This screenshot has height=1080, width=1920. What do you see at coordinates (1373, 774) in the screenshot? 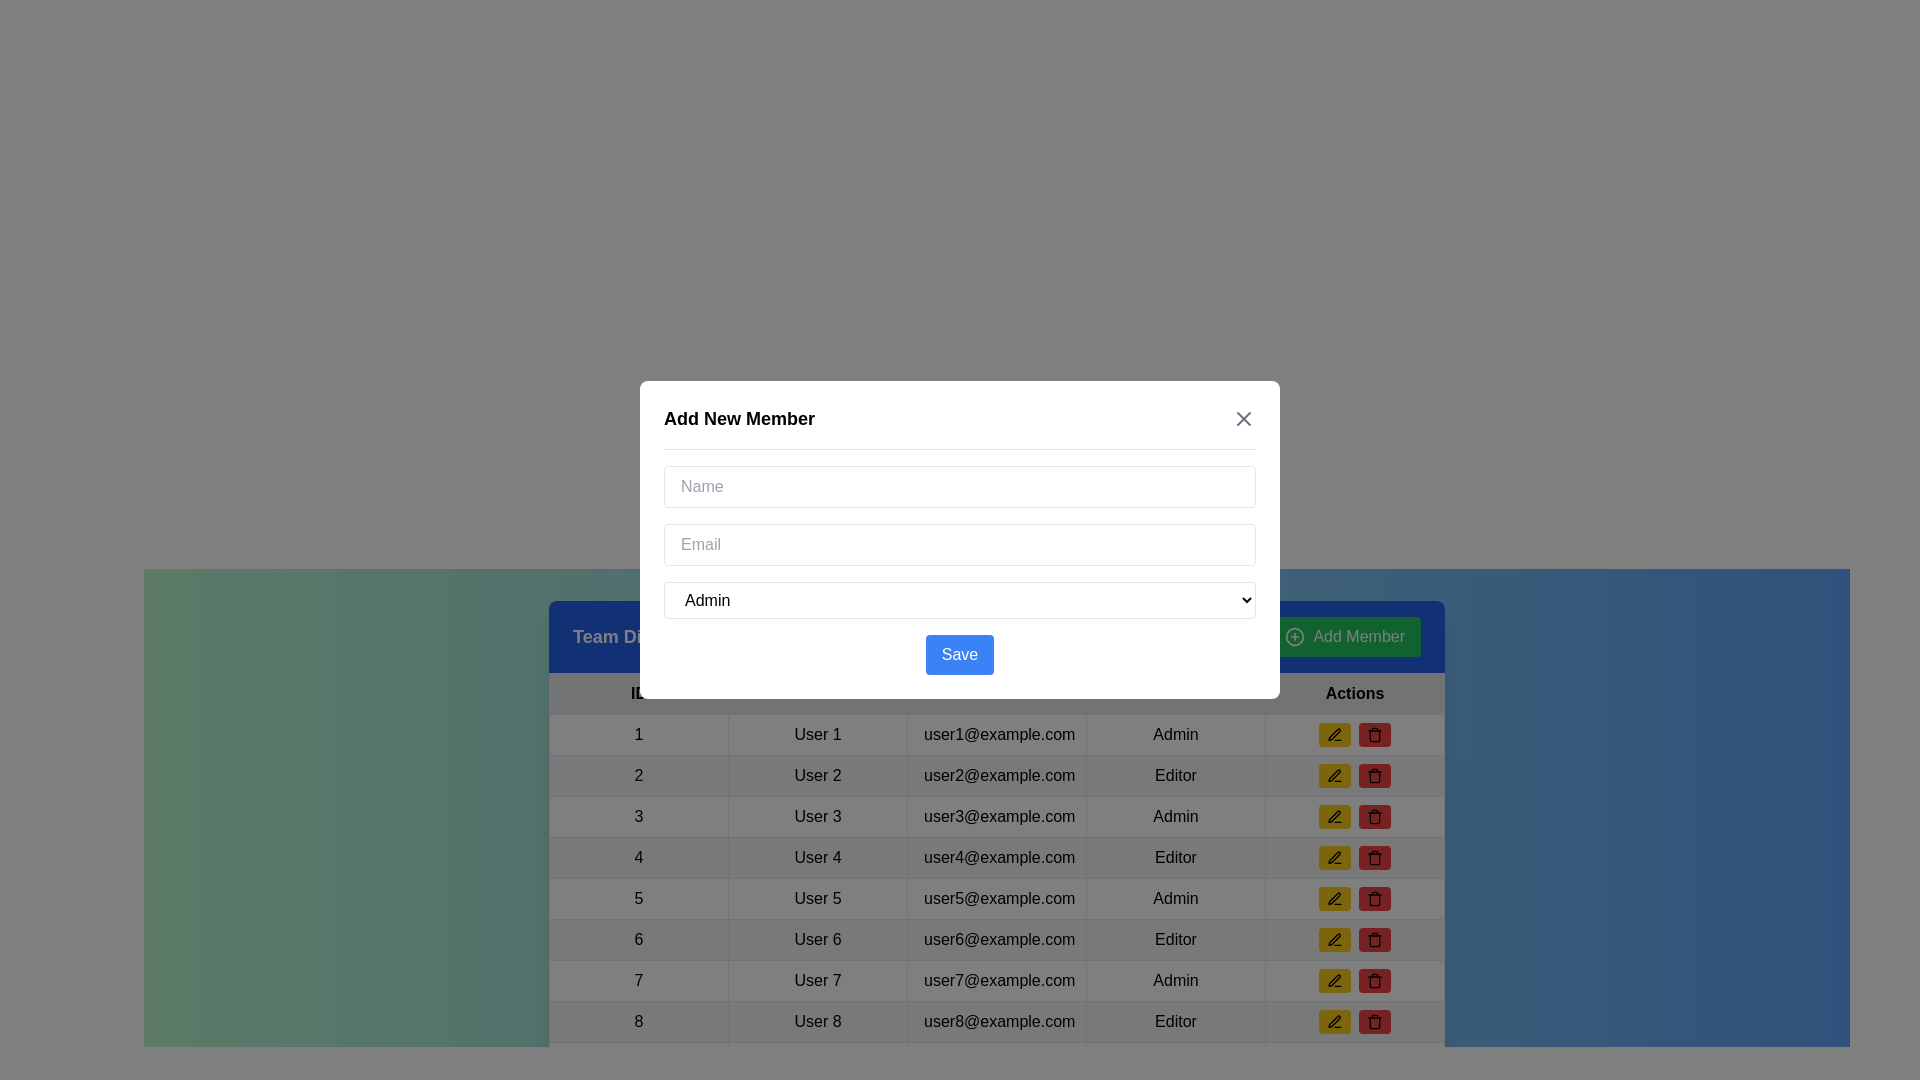
I see `the red circular icon button in the eighth row of the 'Actions' column` at bounding box center [1373, 774].